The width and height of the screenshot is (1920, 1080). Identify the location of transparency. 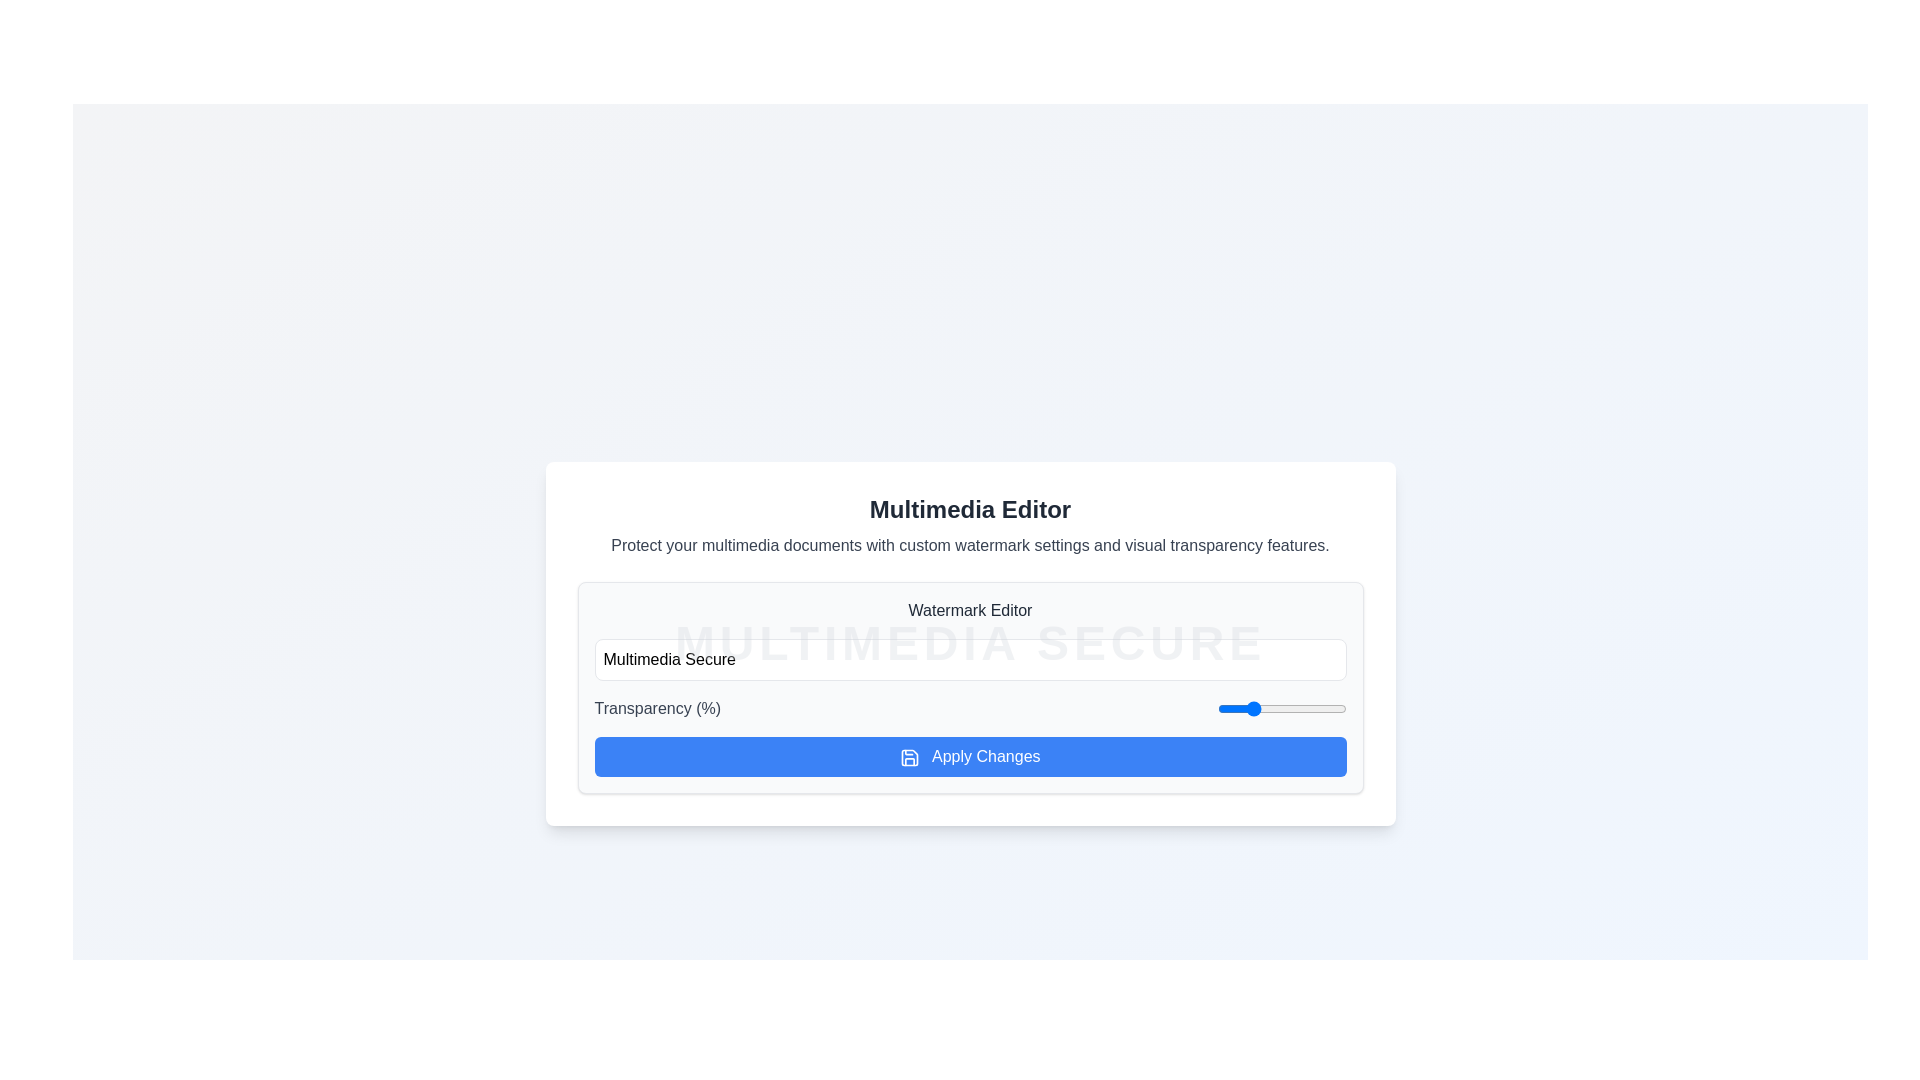
(1291, 708).